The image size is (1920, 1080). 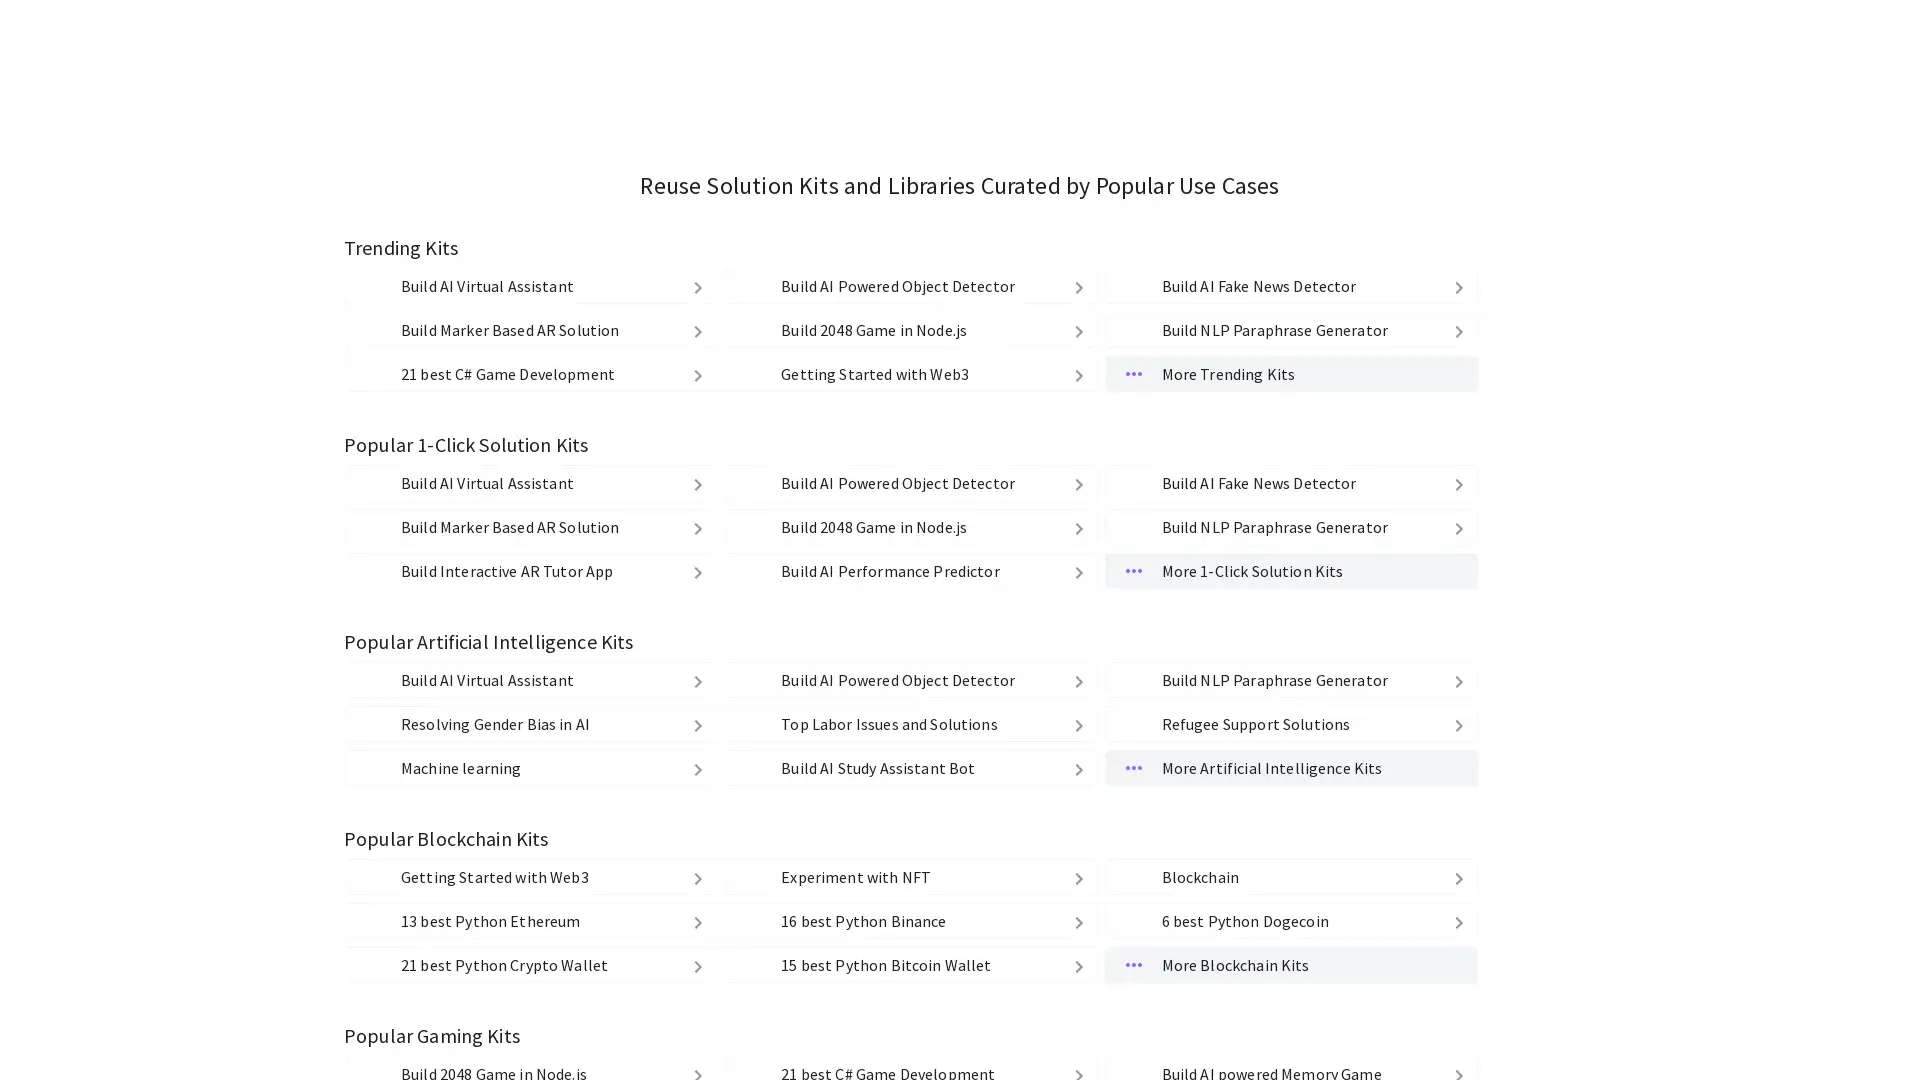 I want to click on kandi github, so click(x=1828, y=68).